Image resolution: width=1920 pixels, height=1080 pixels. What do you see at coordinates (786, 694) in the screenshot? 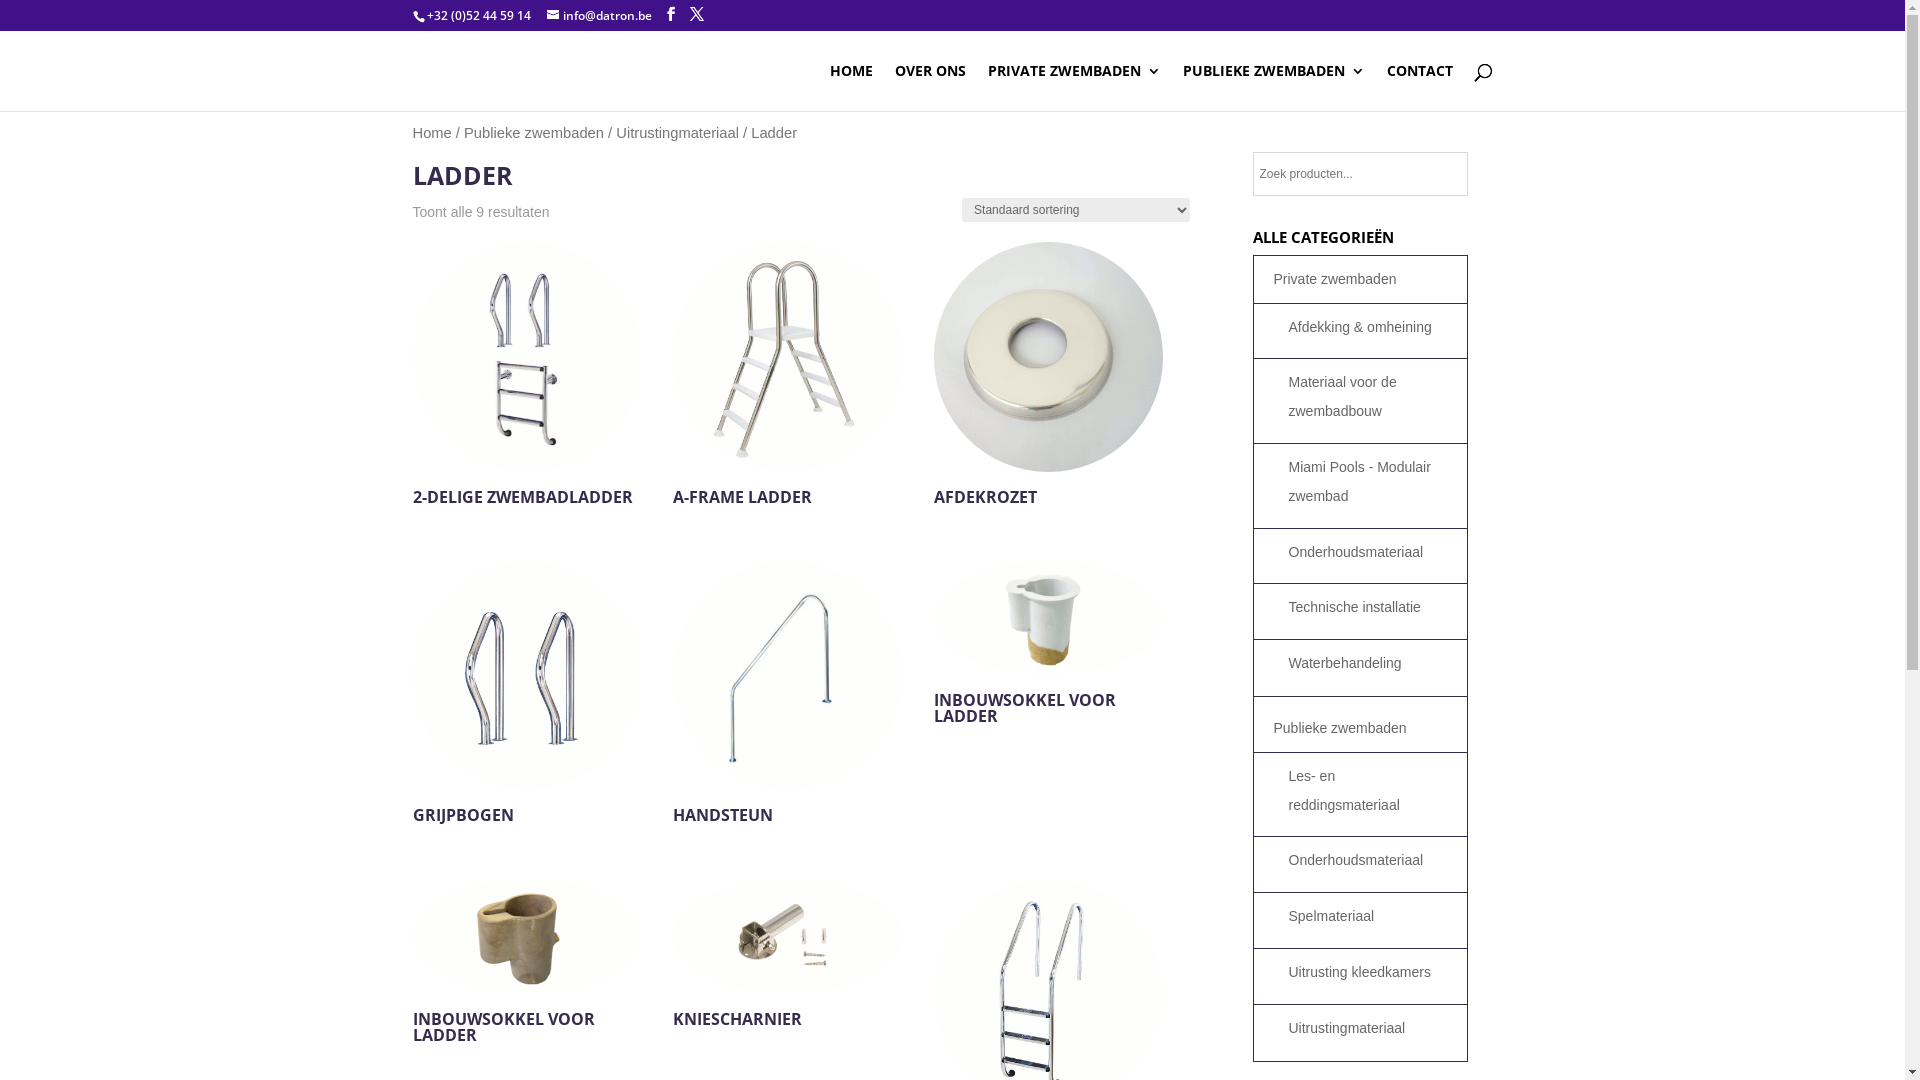
I see `'HANDSTEUN'` at bounding box center [786, 694].